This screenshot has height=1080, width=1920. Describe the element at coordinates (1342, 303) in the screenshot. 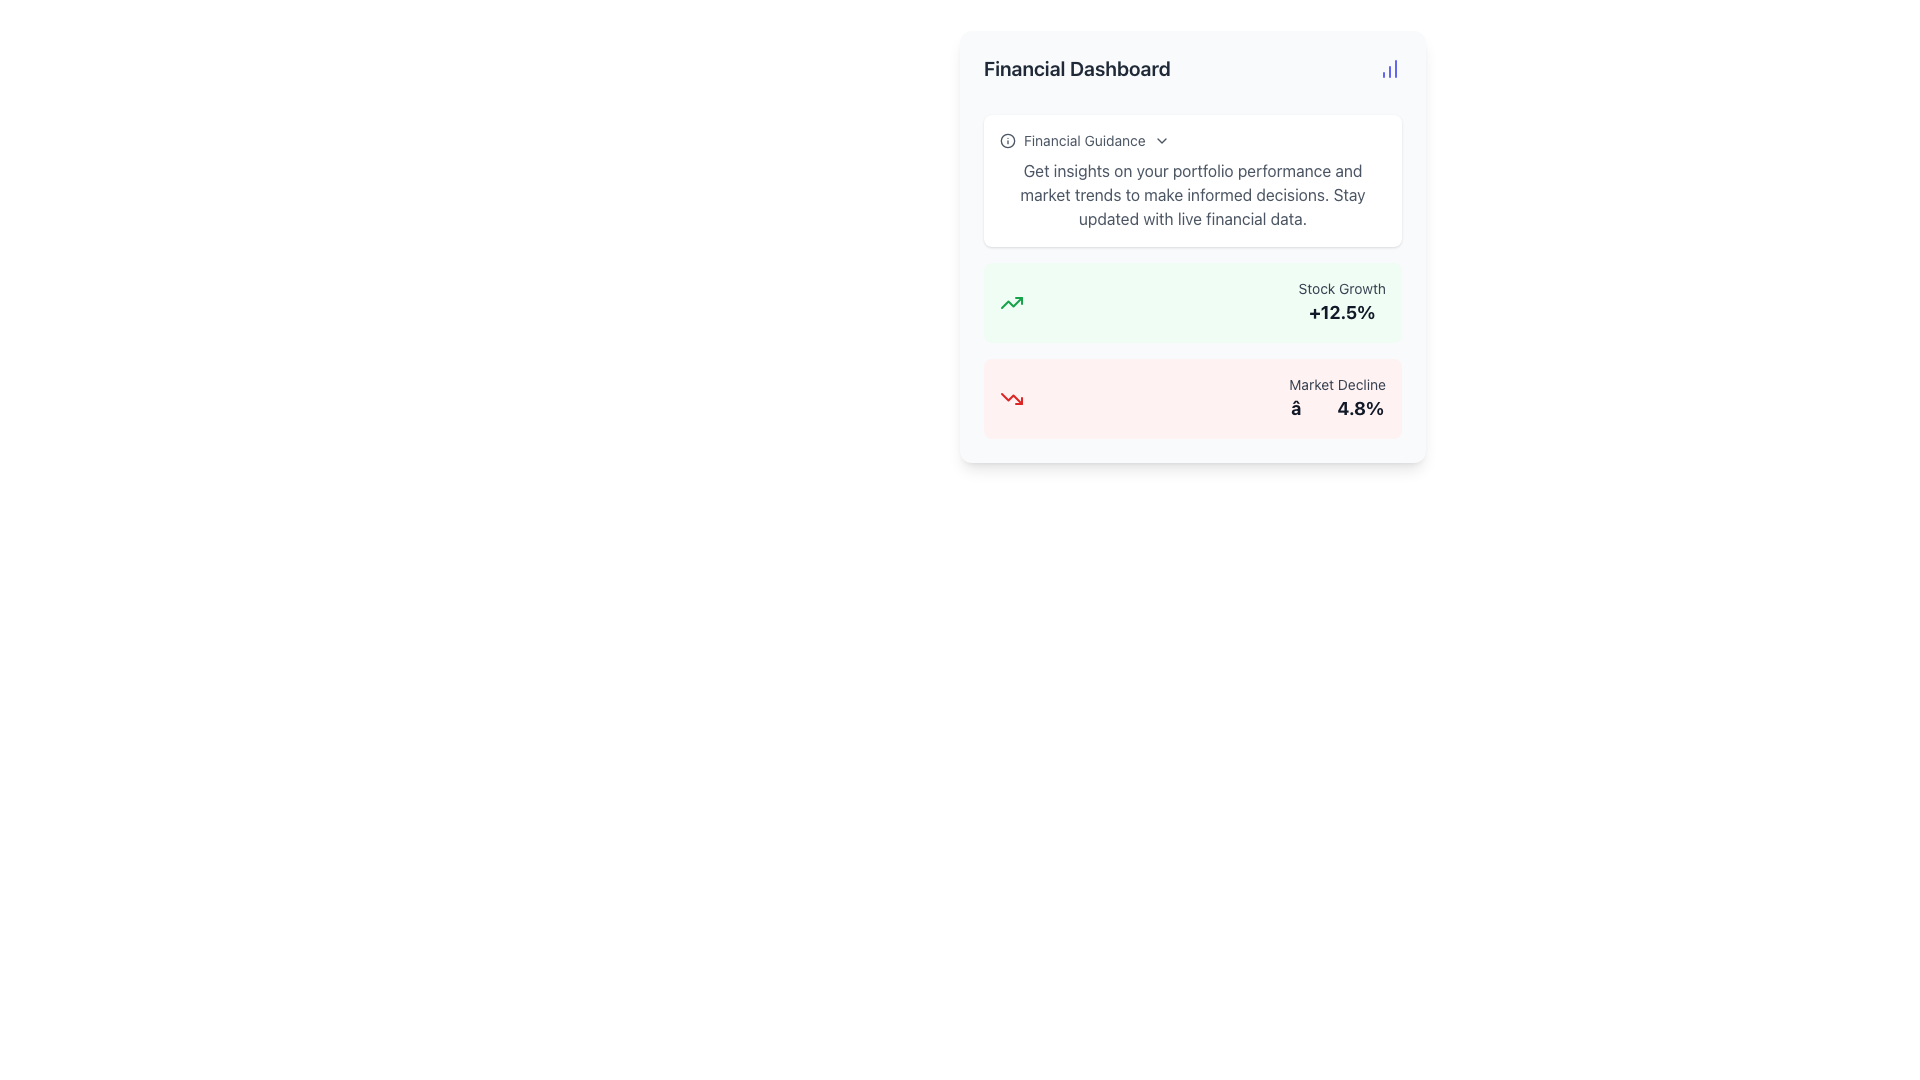

I see `the 'Stock Growth' text display, which shows the performance value '+12.5%' in the upper section of the green-highlighted card area` at that location.